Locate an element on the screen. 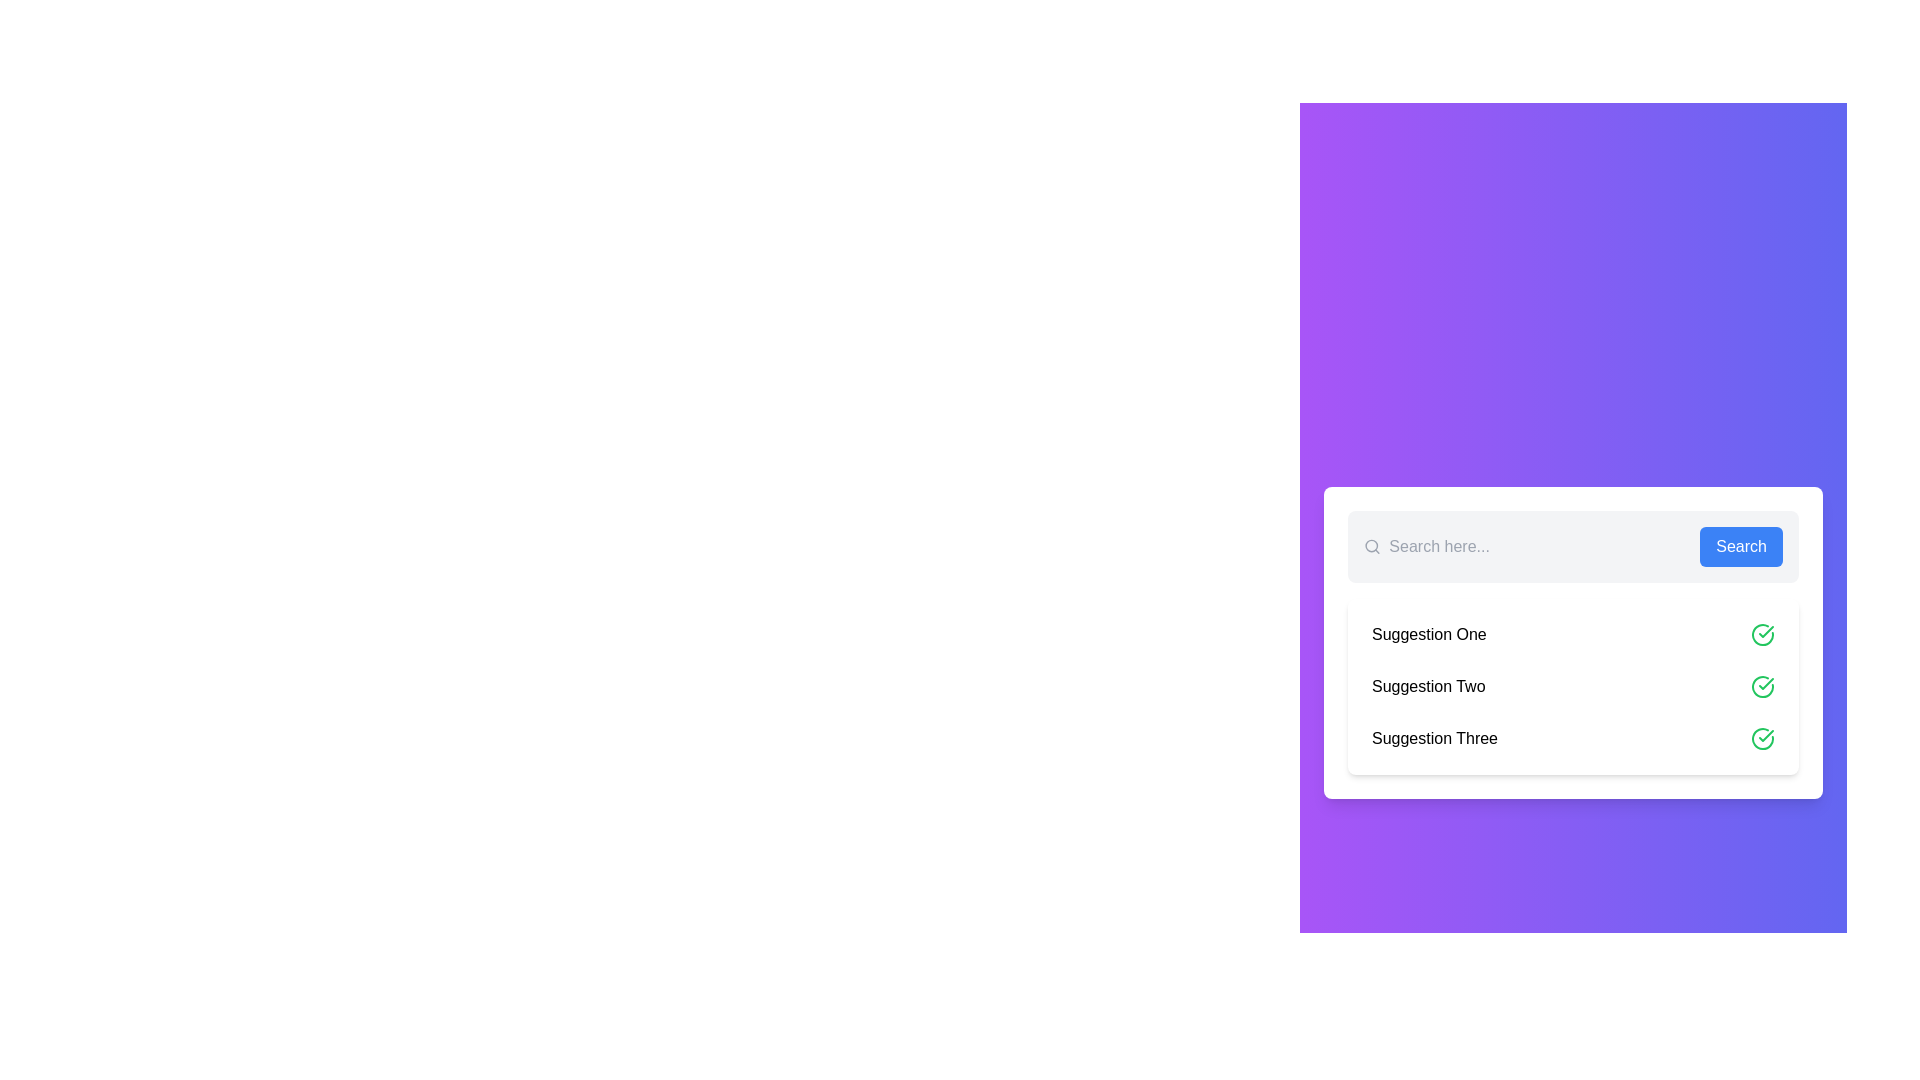 Image resolution: width=1920 pixels, height=1080 pixels. the first suggestion item is located at coordinates (1572, 635).